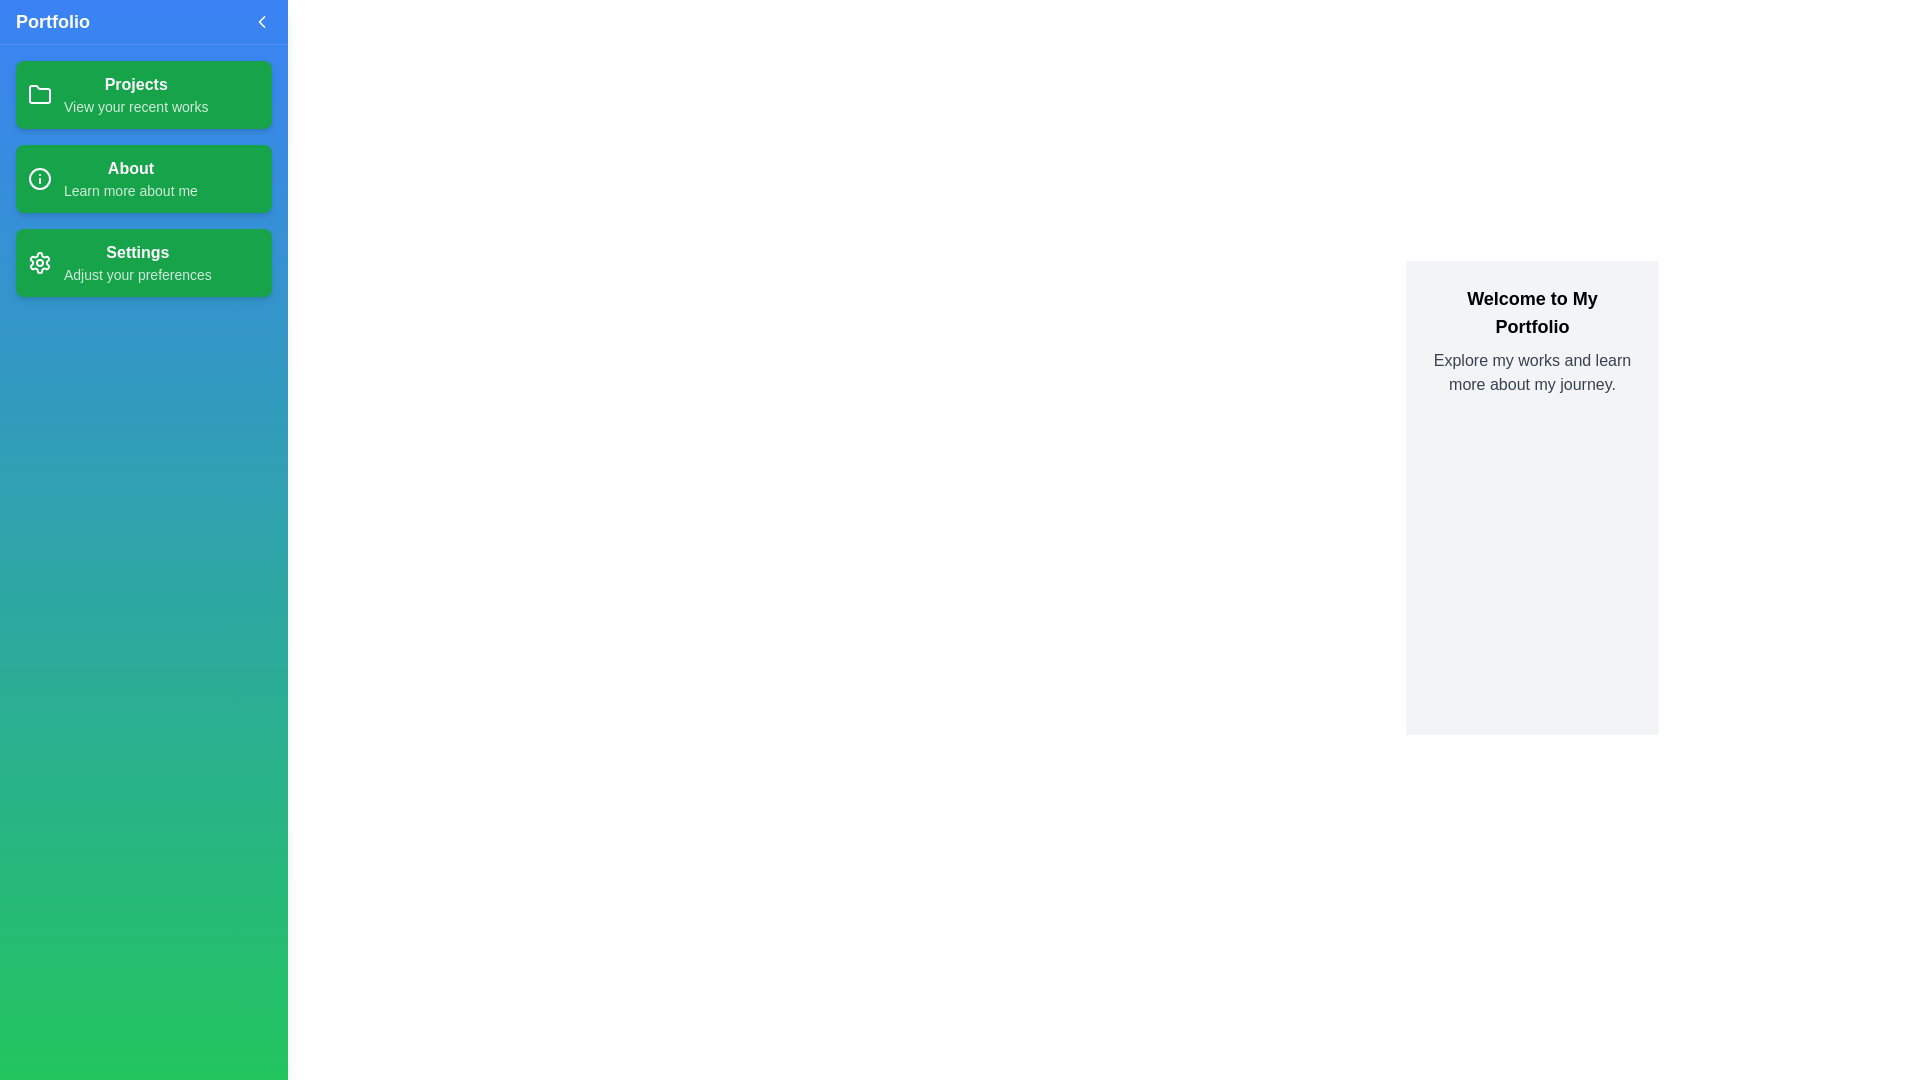 The width and height of the screenshot is (1920, 1080). Describe the element at coordinates (143, 177) in the screenshot. I see `the section About in the drawer` at that location.